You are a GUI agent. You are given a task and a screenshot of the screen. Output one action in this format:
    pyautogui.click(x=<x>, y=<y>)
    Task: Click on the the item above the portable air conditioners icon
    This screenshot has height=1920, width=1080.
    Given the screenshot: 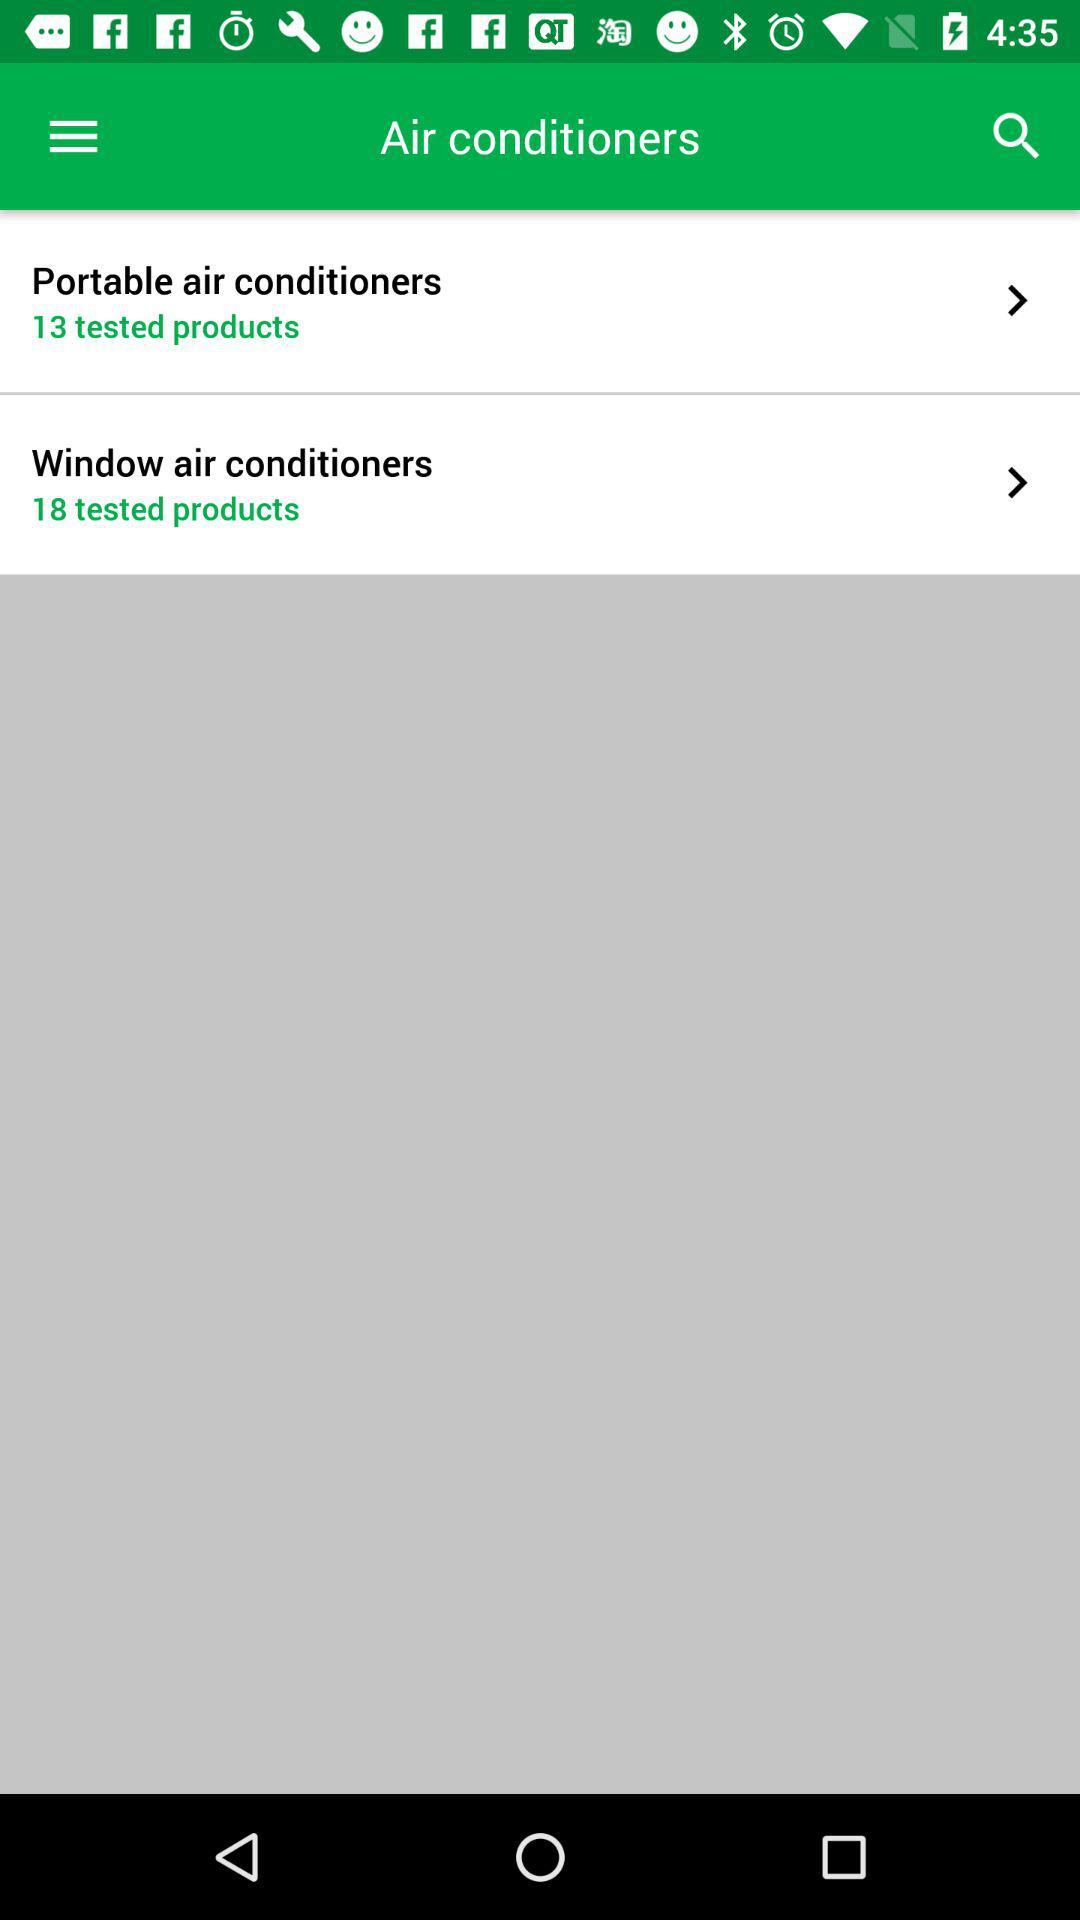 What is the action you would take?
    pyautogui.click(x=72, y=135)
    